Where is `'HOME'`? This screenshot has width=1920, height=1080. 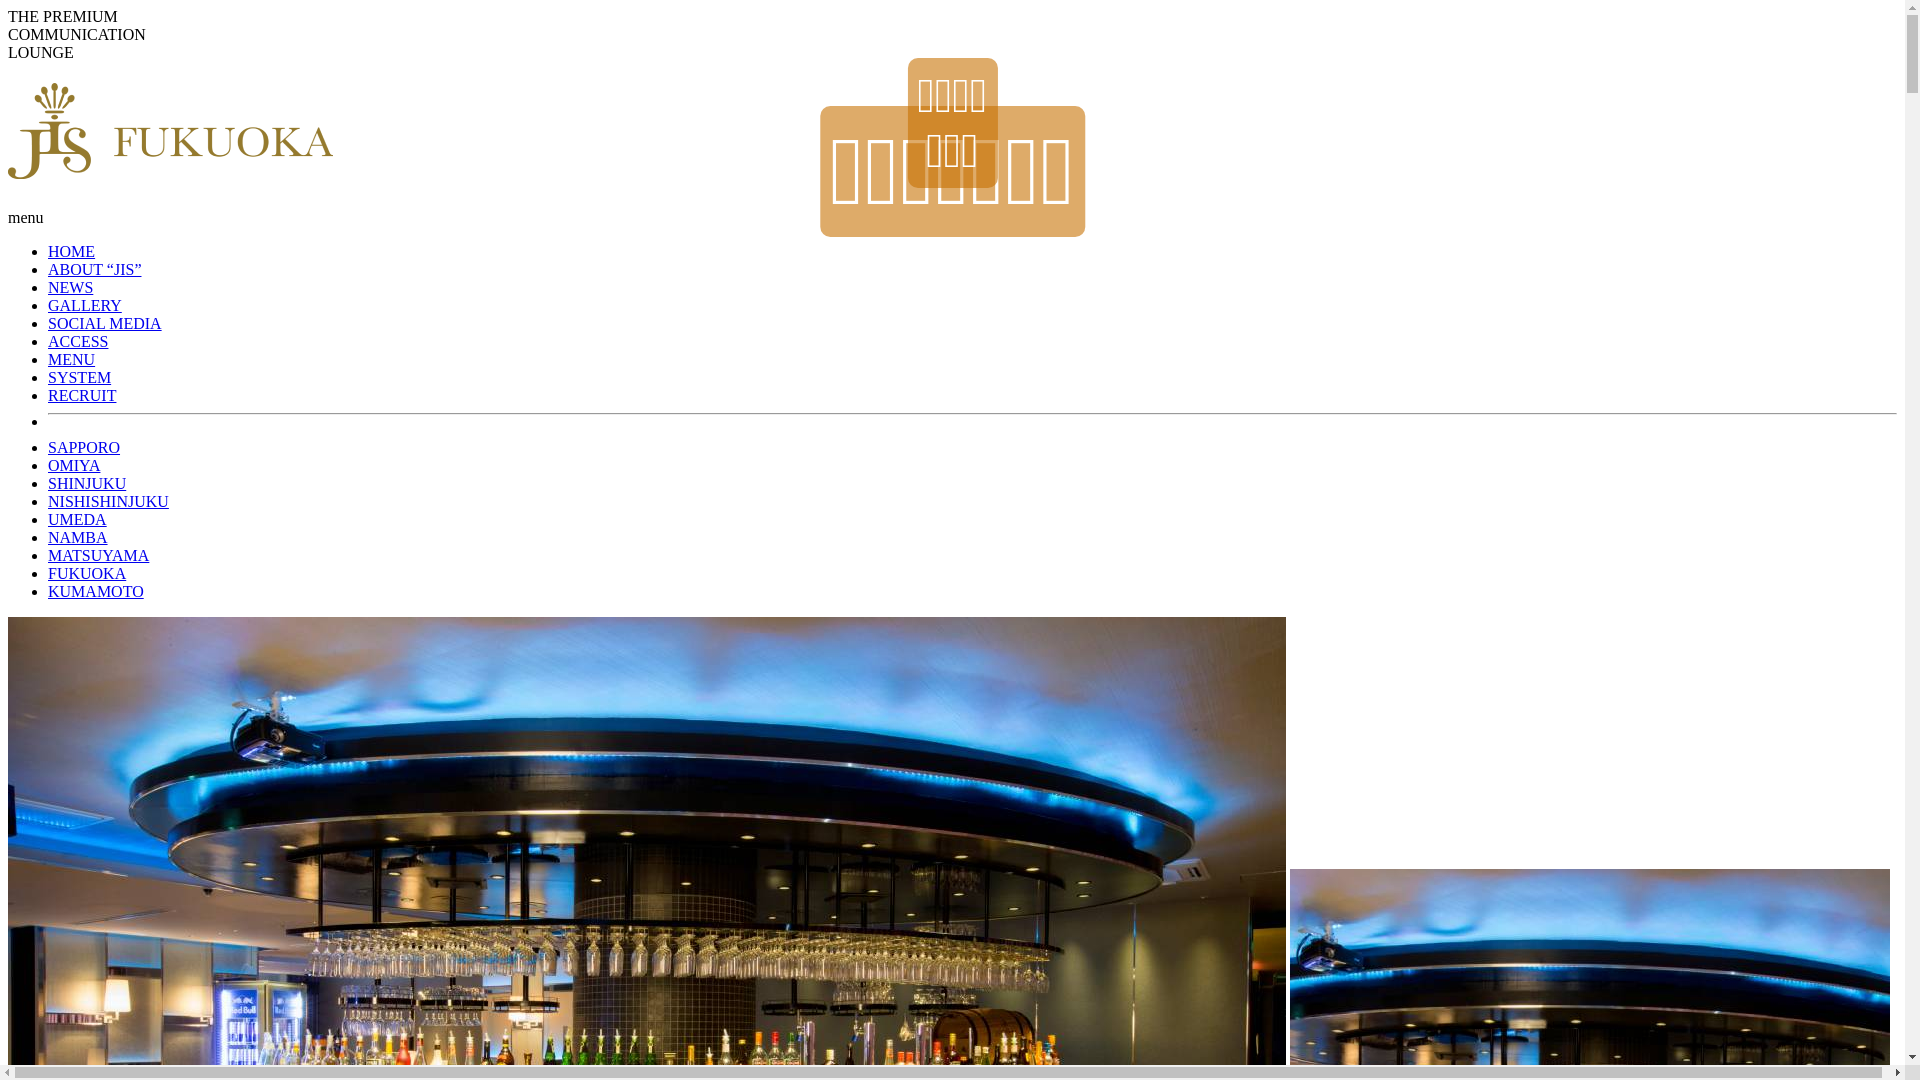
'HOME' is located at coordinates (48, 250).